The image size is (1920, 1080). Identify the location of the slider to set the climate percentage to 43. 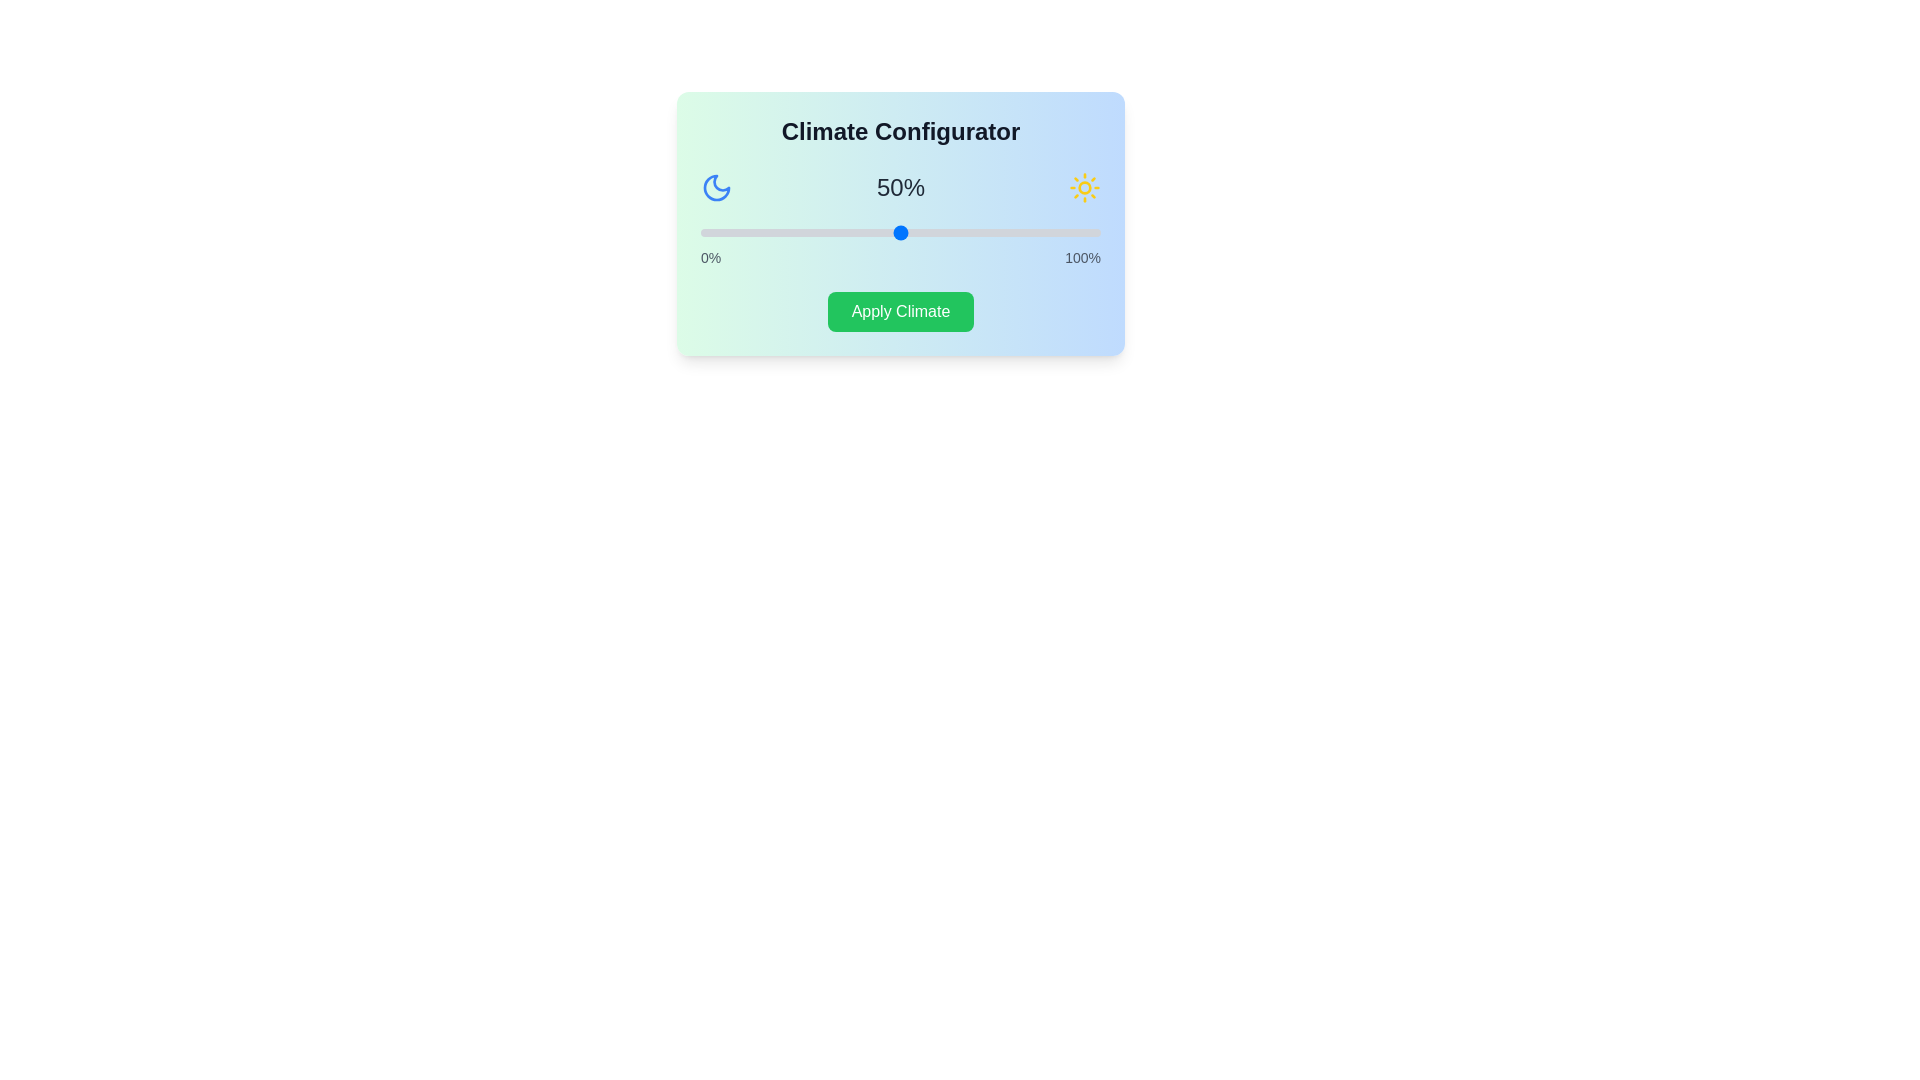
(873, 231).